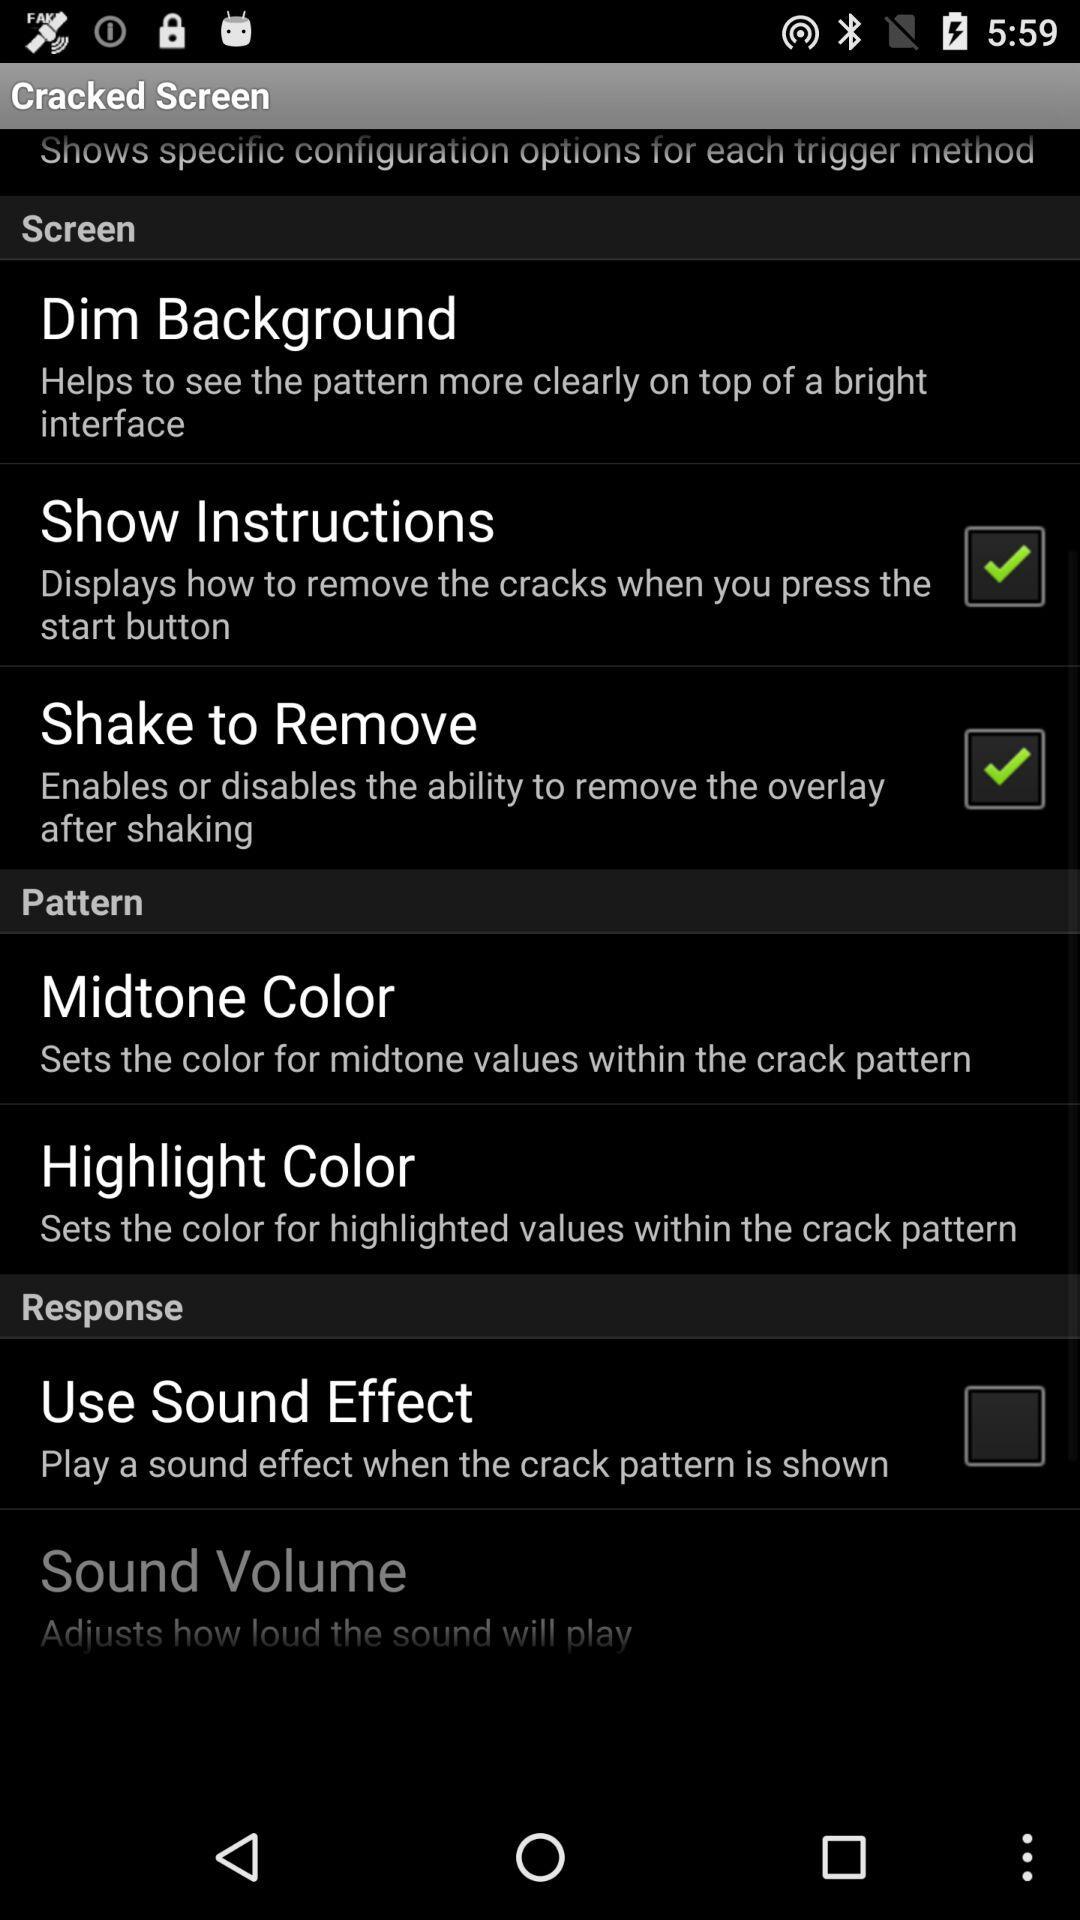 The width and height of the screenshot is (1080, 1920). I want to click on show instructions icon, so click(266, 518).